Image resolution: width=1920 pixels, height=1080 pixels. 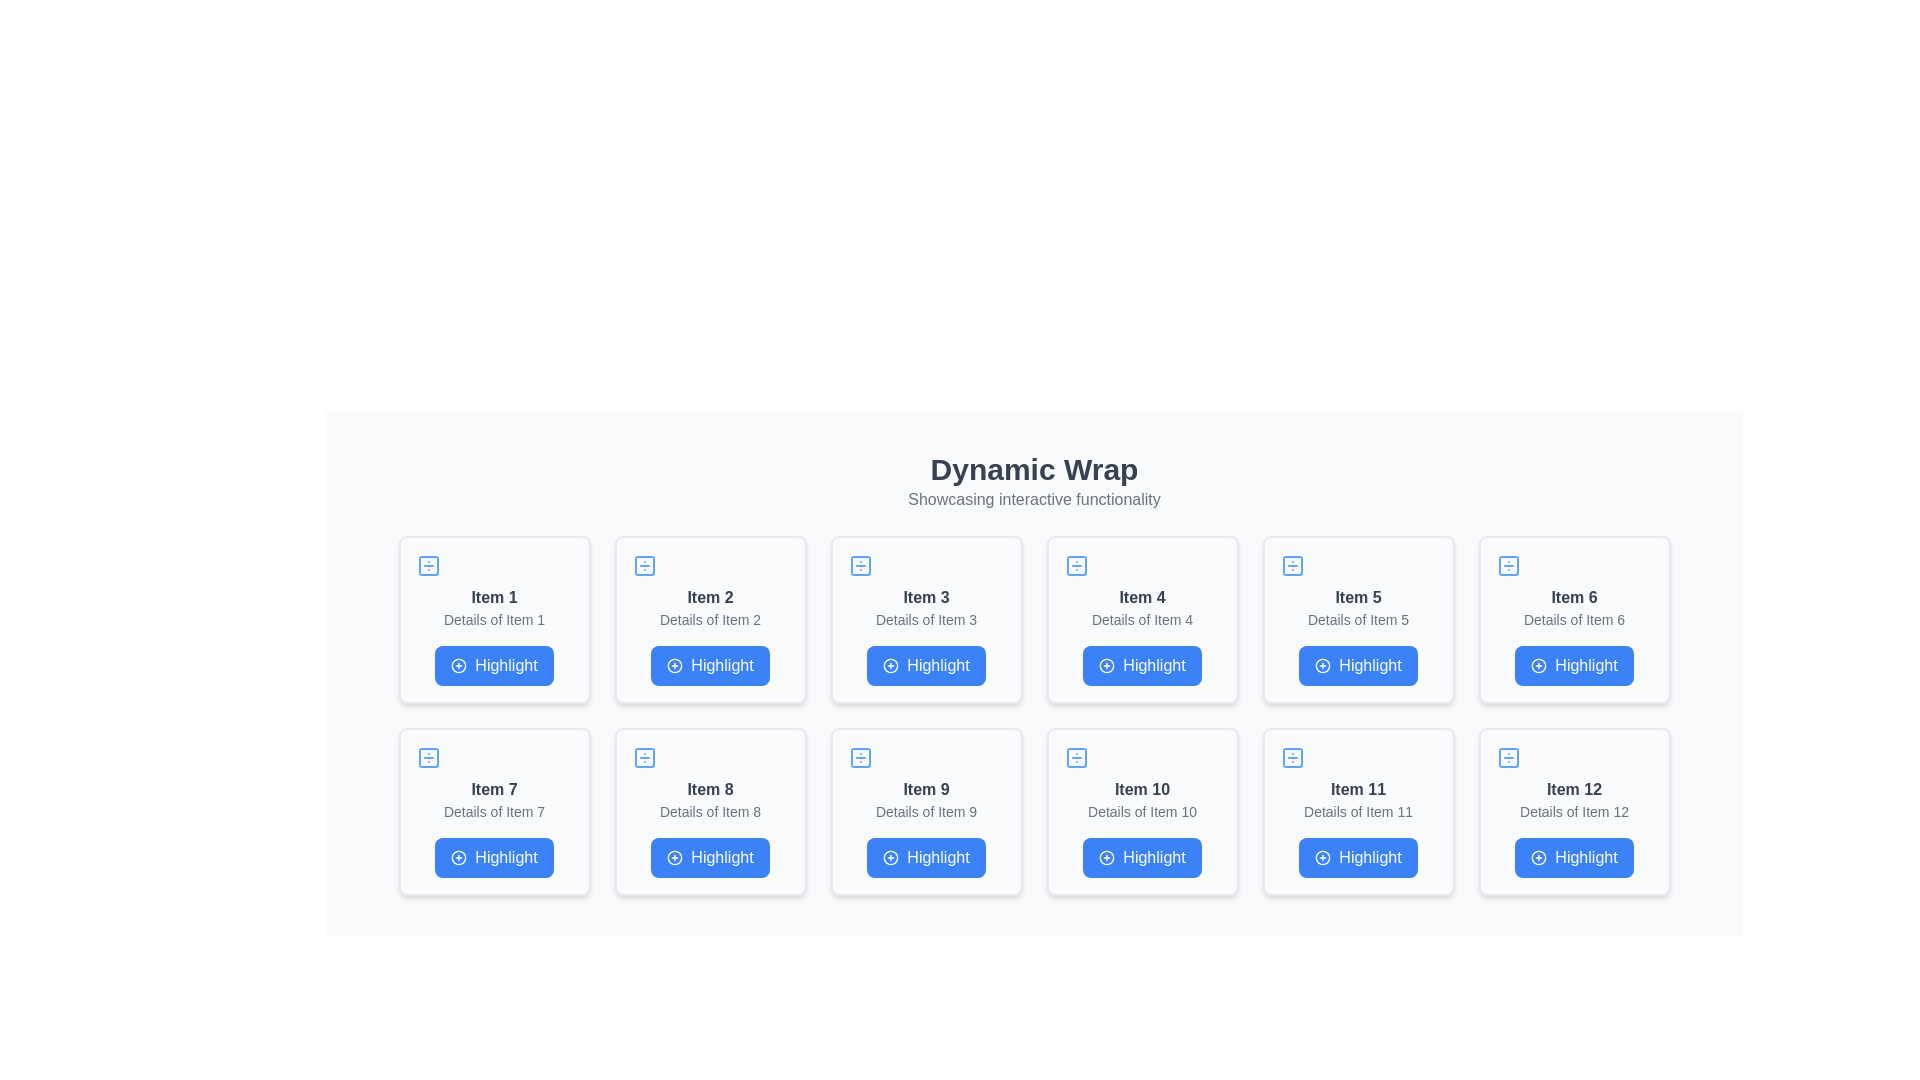 What do you see at coordinates (1142, 619) in the screenshot?
I see `the text label that provides descriptive information about 'Item 4', which is located below the title 'Item 4' and above the blue 'Highlight' button` at bounding box center [1142, 619].